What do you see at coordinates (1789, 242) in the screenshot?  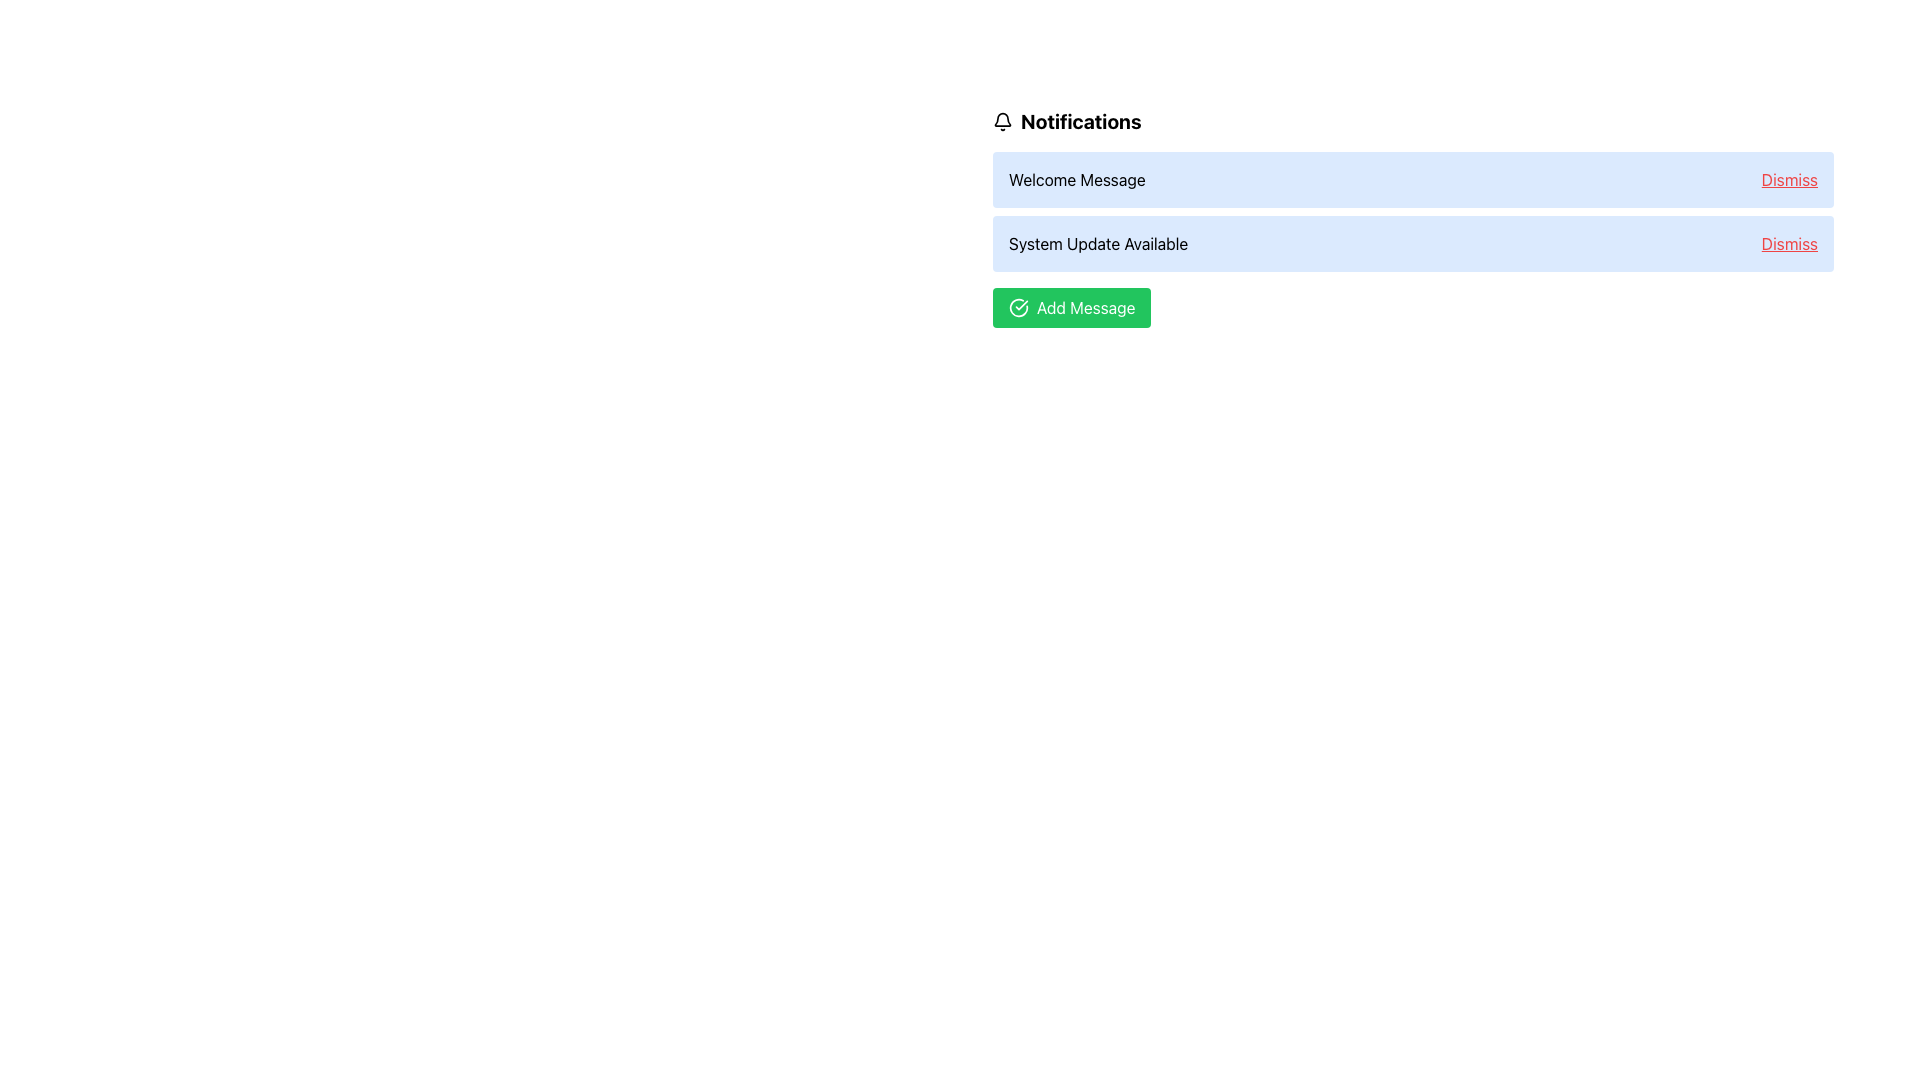 I see `the red underlined text 'Dismiss' in the 'System Update Available' notification bar` at bounding box center [1789, 242].